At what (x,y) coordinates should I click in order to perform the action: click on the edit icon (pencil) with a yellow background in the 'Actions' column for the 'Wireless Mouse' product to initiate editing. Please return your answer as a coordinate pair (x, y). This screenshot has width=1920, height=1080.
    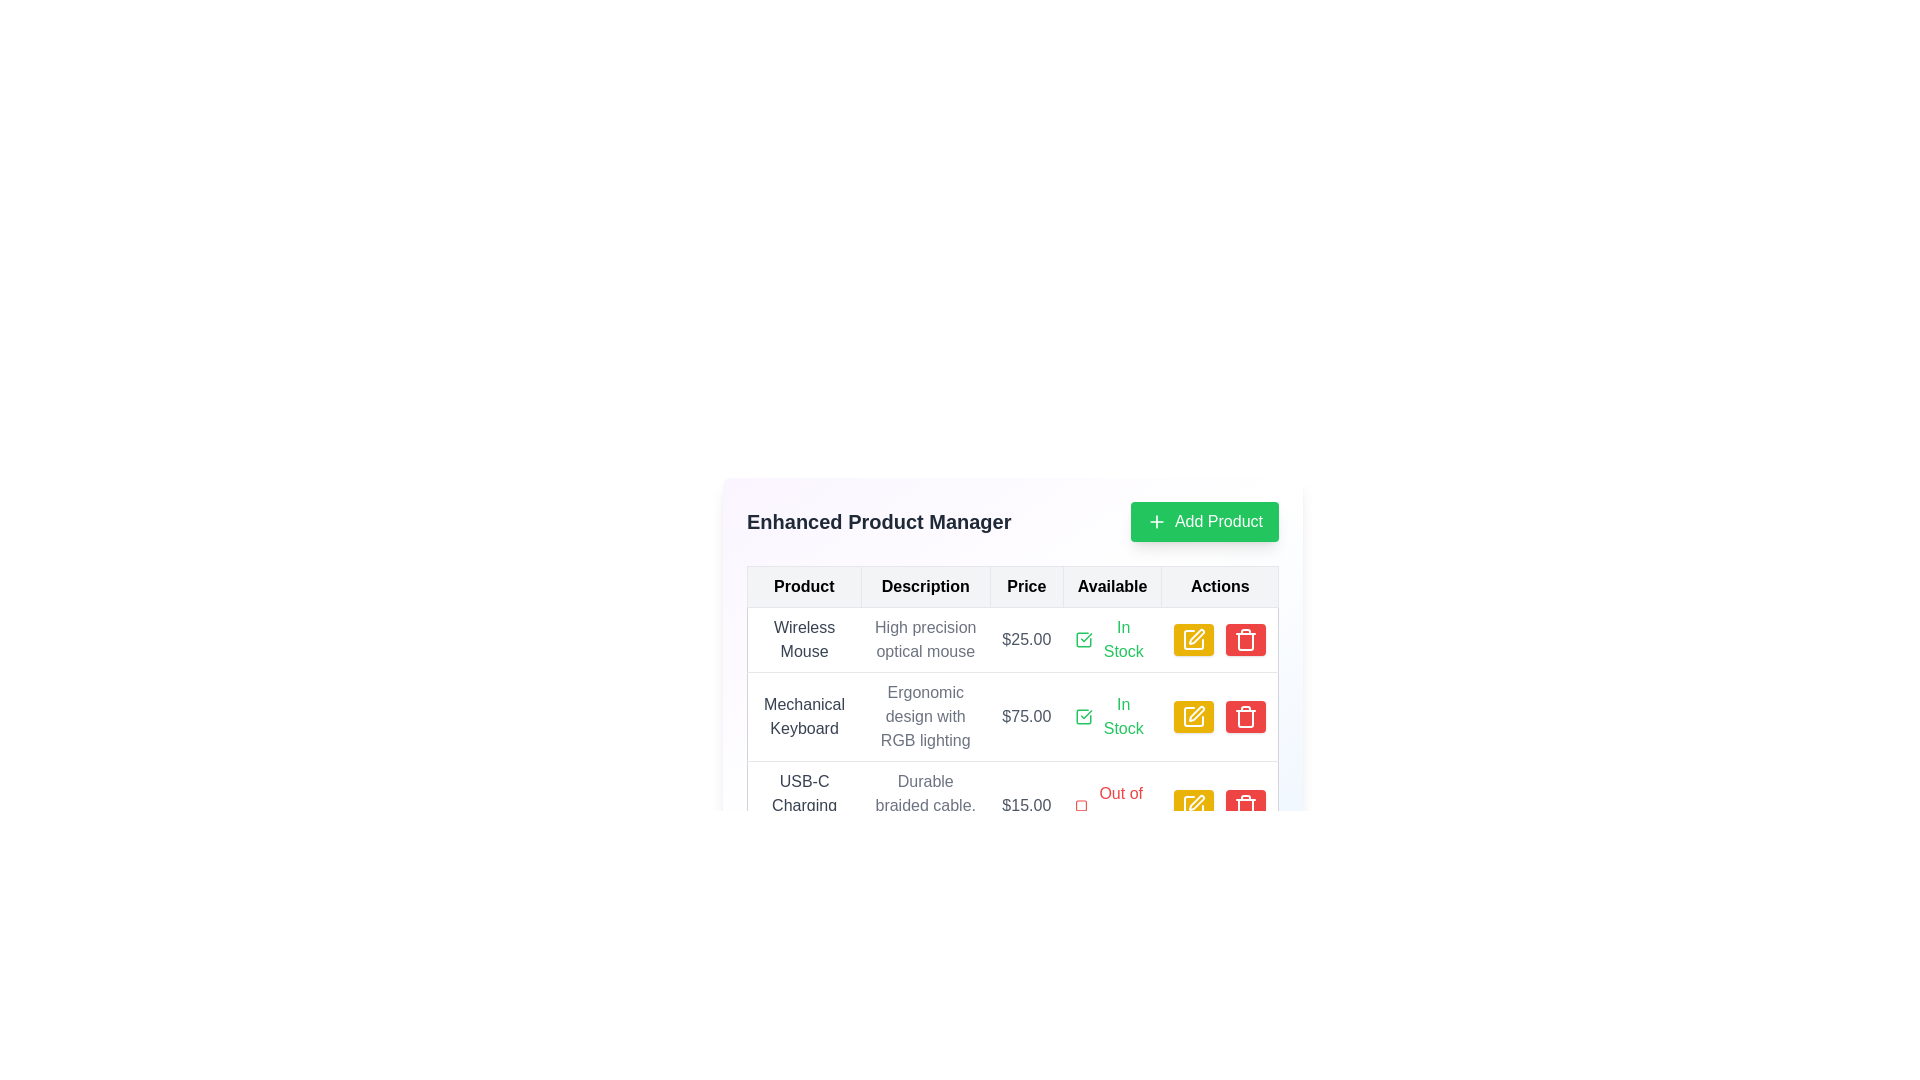
    Looking at the image, I should click on (1196, 636).